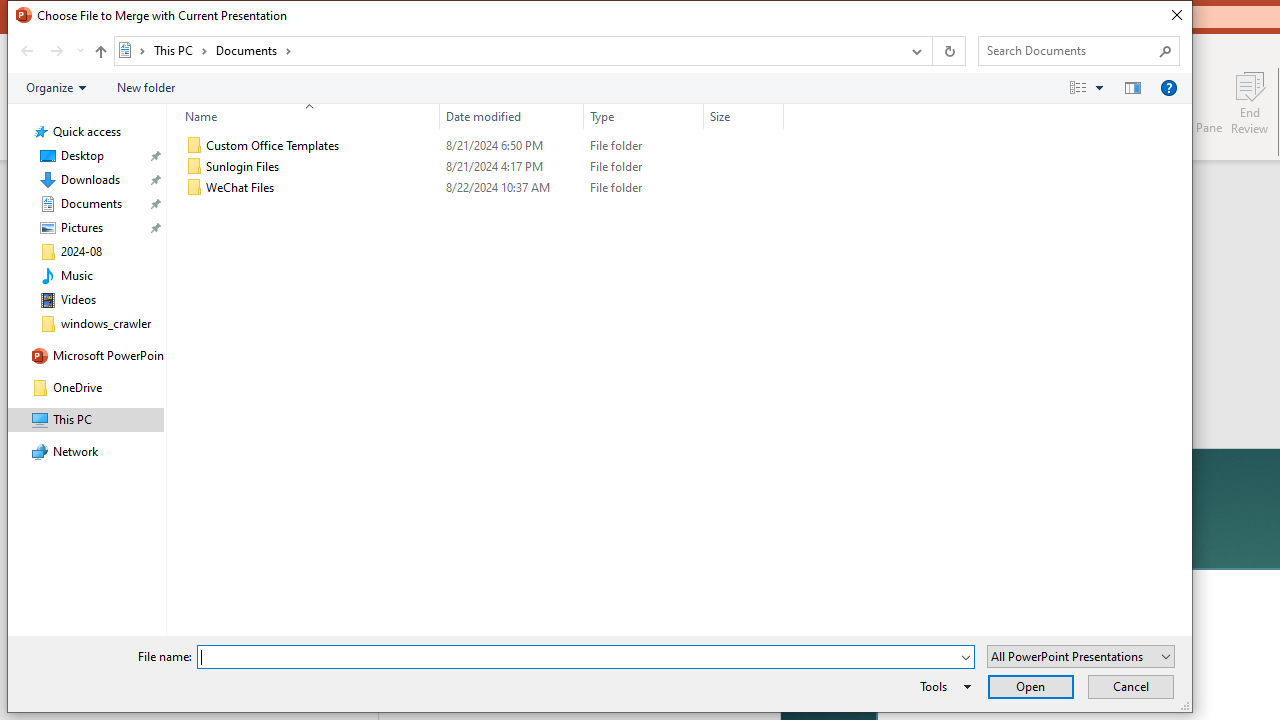 This screenshot has height=720, width=1280. I want to click on 'Refresh "Documents" (F5)', so click(947, 50).